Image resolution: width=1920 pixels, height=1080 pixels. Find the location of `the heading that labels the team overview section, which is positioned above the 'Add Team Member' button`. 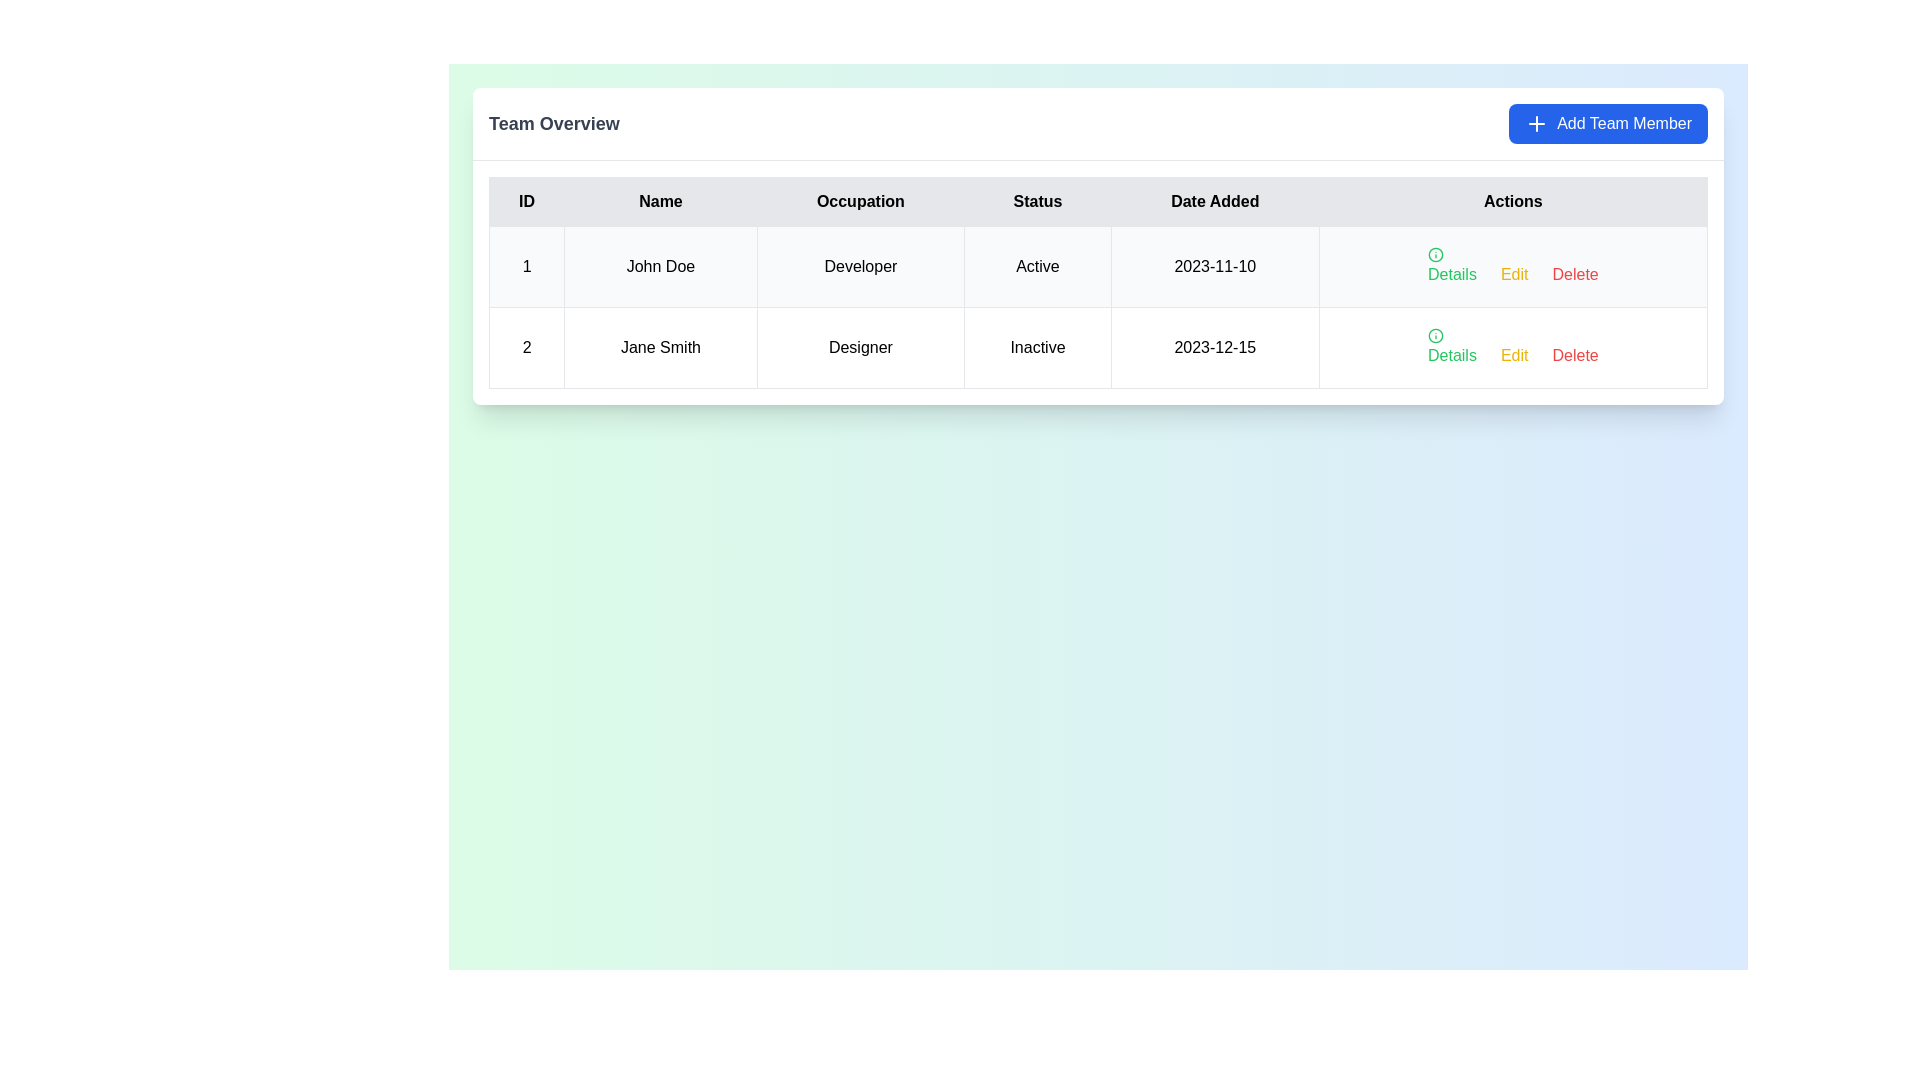

the heading that labels the team overview section, which is positioned above the 'Add Team Member' button is located at coordinates (554, 123).